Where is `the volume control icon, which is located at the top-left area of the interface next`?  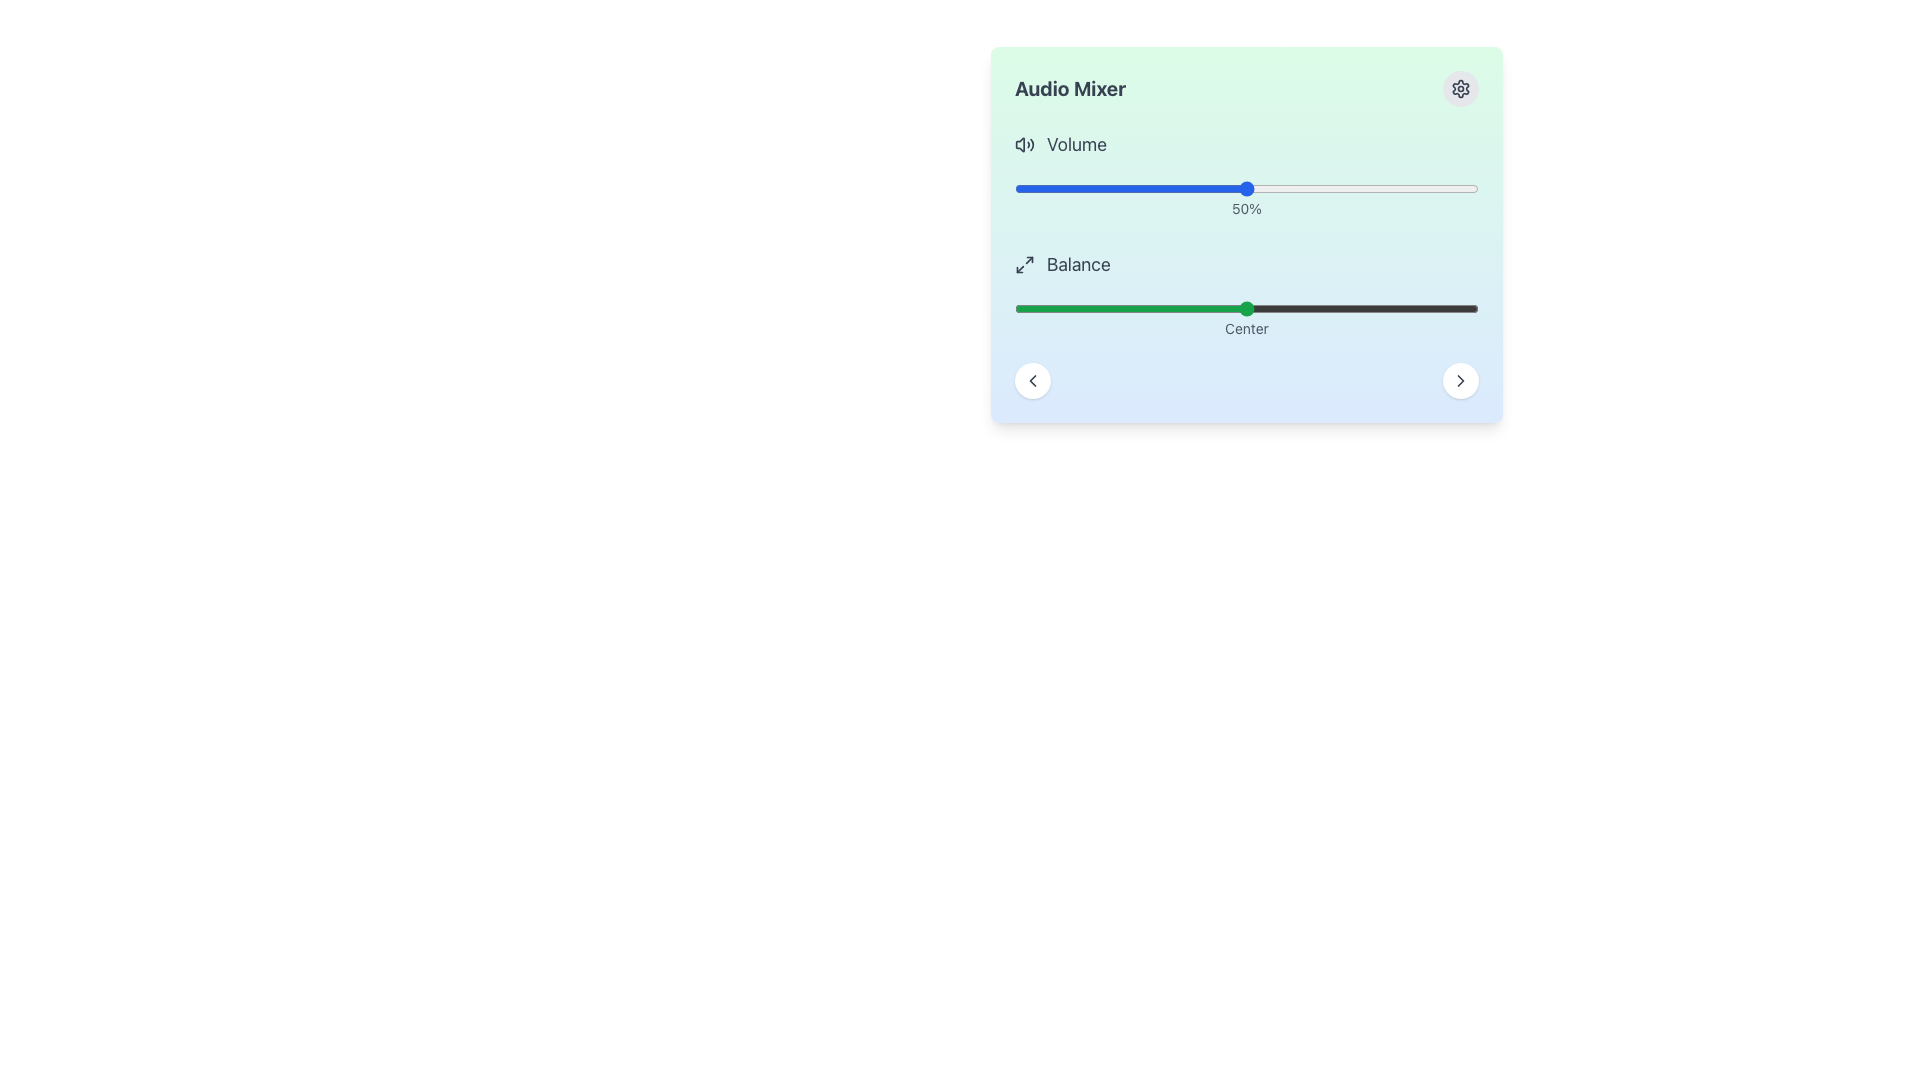 the volume control icon, which is located at the top-left area of the interface next is located at coordinates (1020, 144).